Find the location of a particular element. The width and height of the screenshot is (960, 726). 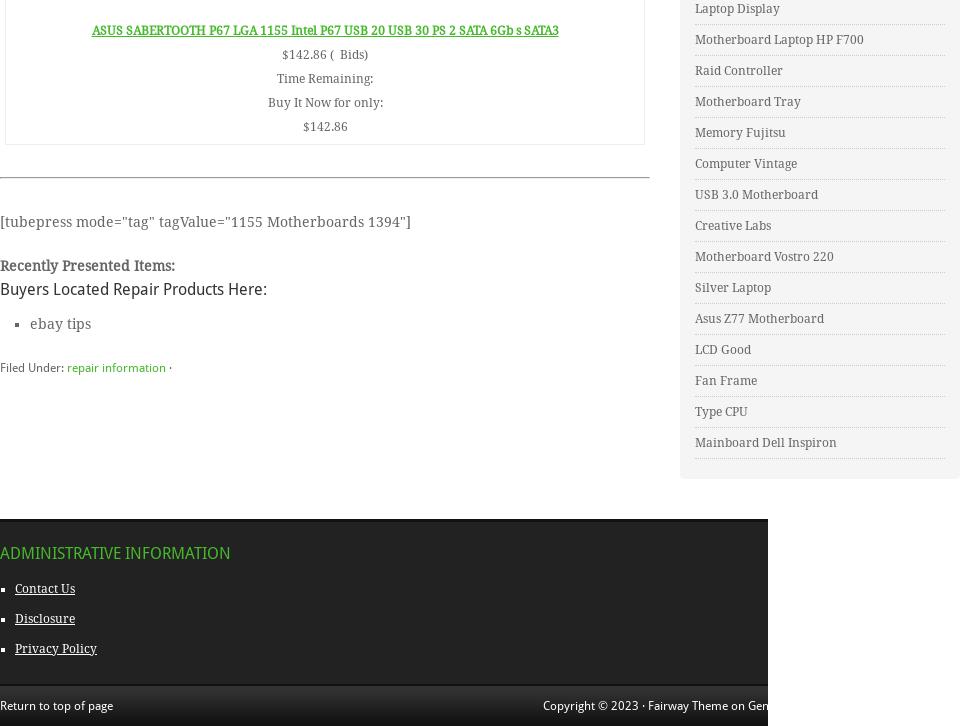

'USB 3.0 Motherboard' is located at coordinates (755, 194).